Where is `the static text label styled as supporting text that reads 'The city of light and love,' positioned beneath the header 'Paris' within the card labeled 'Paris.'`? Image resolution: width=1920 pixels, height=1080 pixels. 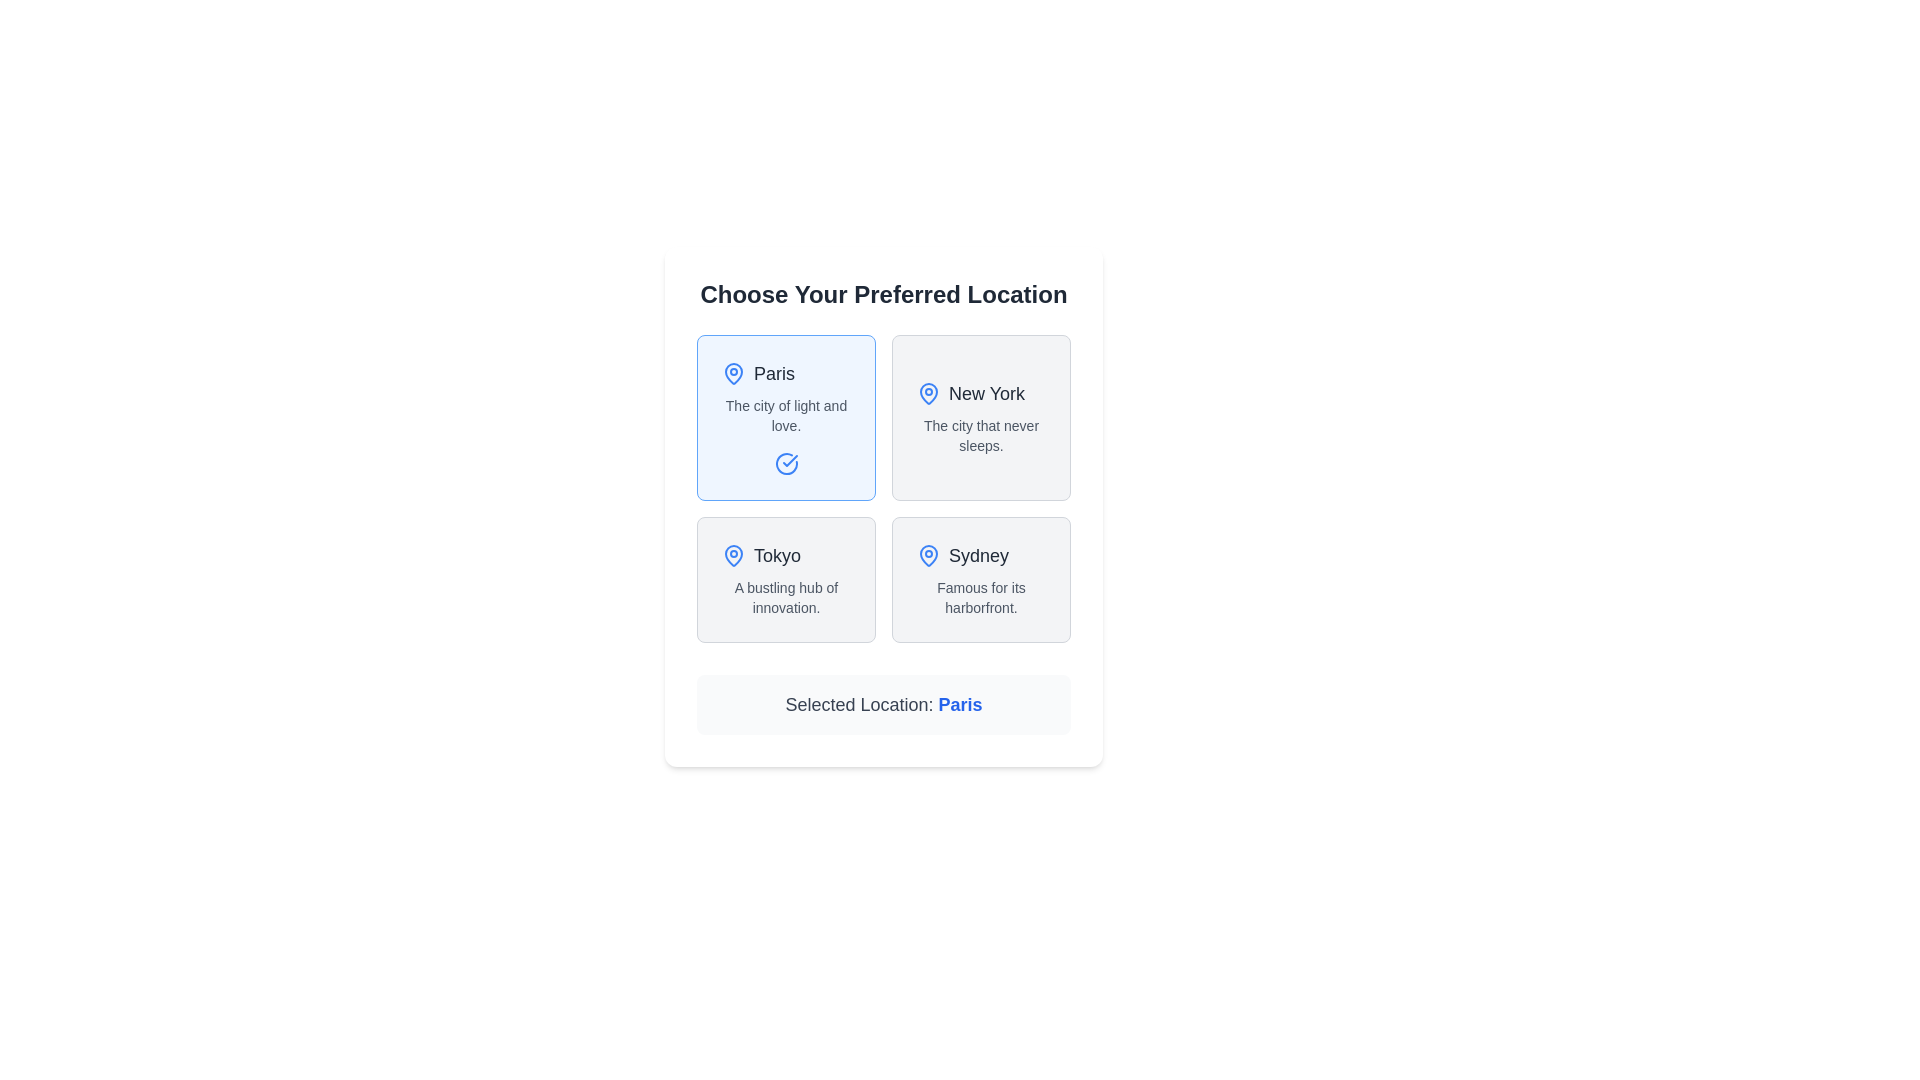
the static text label styled as supporting text that reads 'The city of light and love,' positioned beneath the header 'Paris' within the card labeled 'Paris.' is located at coordinates (785, 415).